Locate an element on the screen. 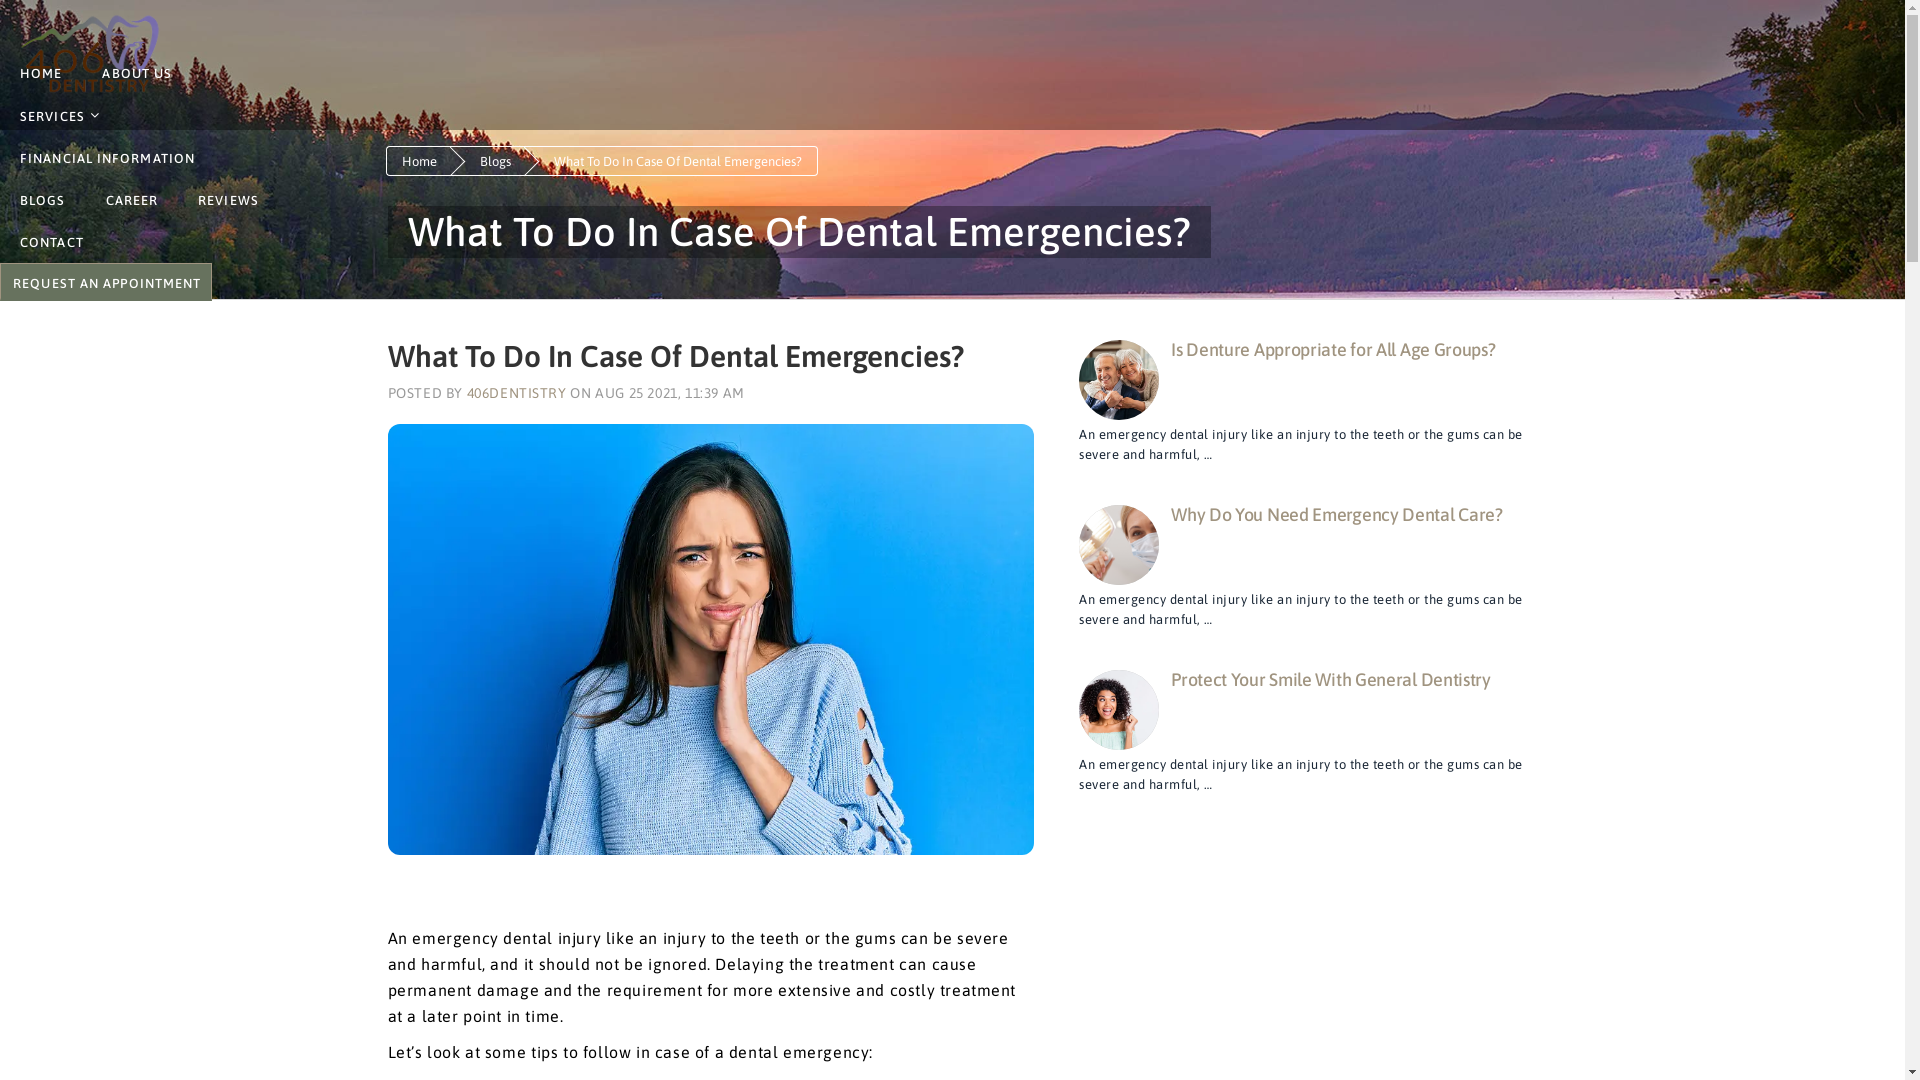 The height and width of the screenshot is (1080, 1920). 'Blogs' is located at coordinates (495, 160).